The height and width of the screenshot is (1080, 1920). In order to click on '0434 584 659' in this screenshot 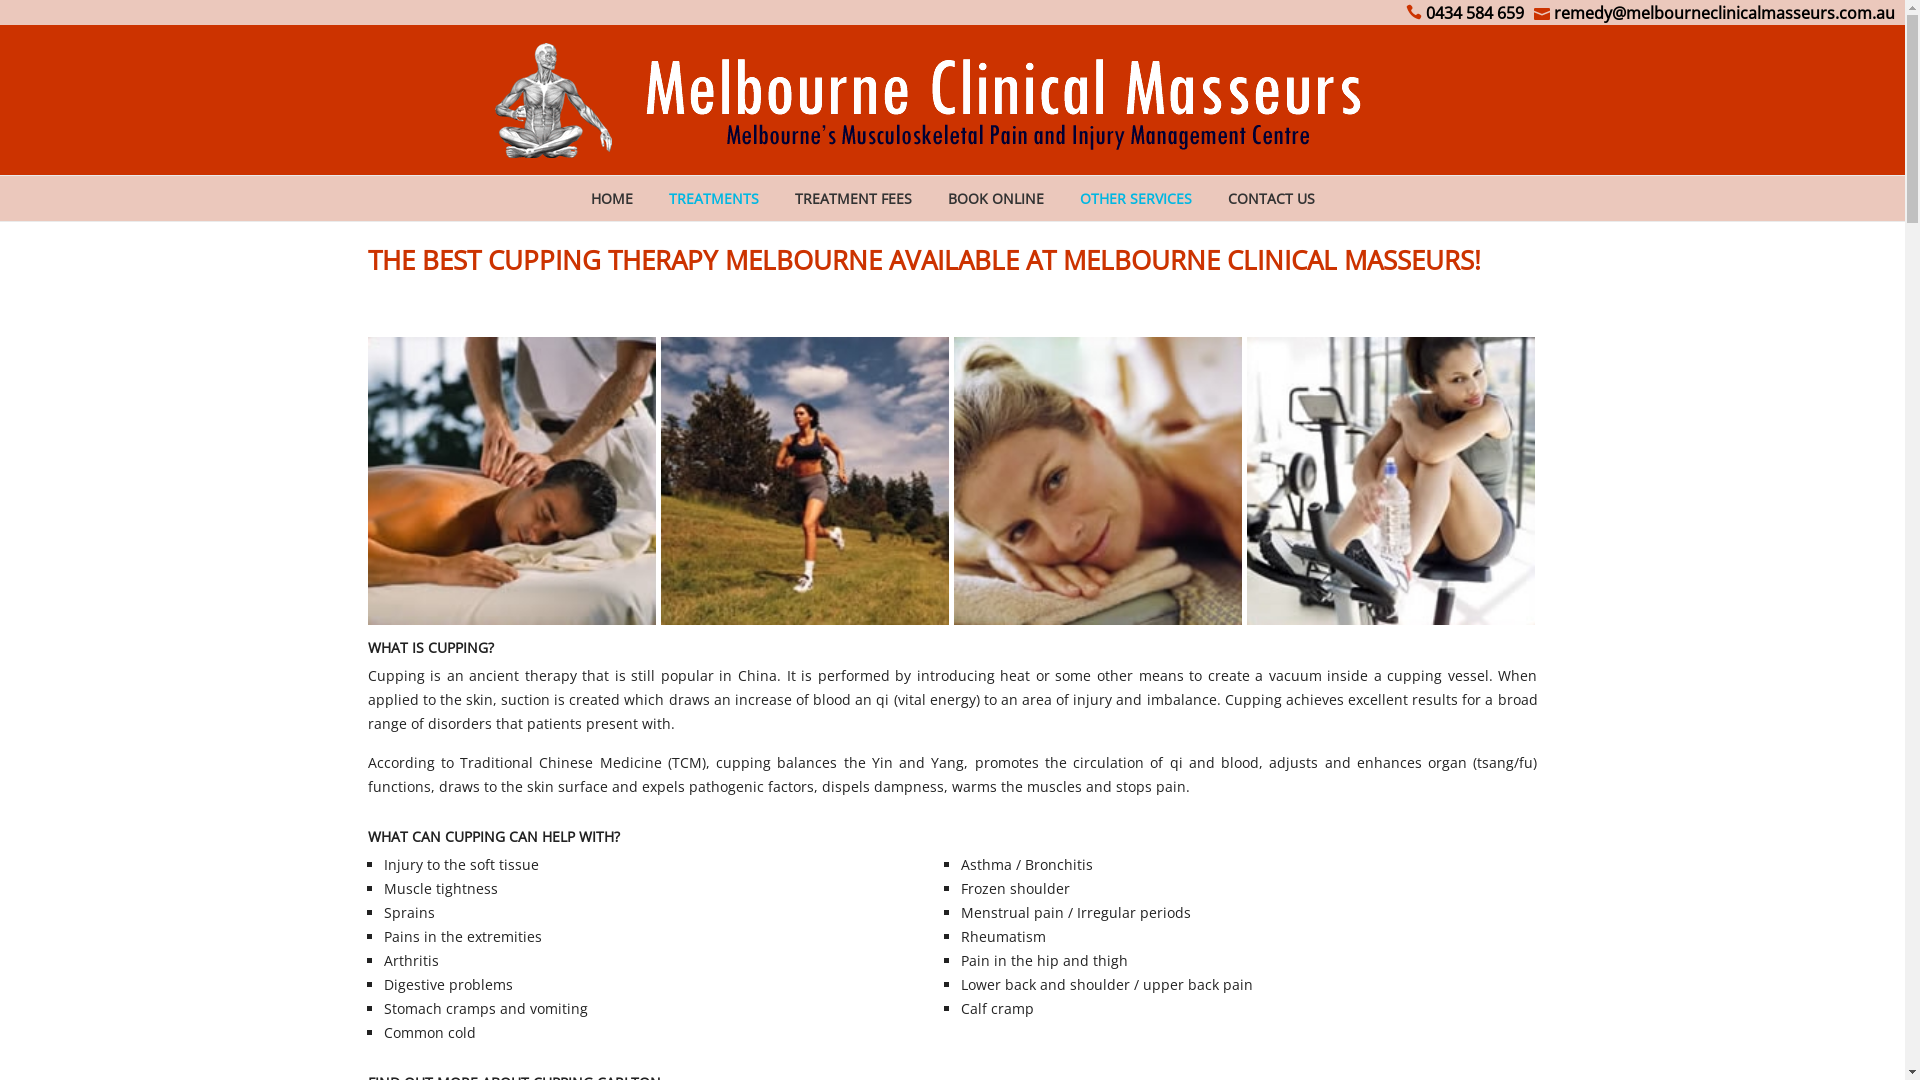, I will do `click(1464, 12)`.